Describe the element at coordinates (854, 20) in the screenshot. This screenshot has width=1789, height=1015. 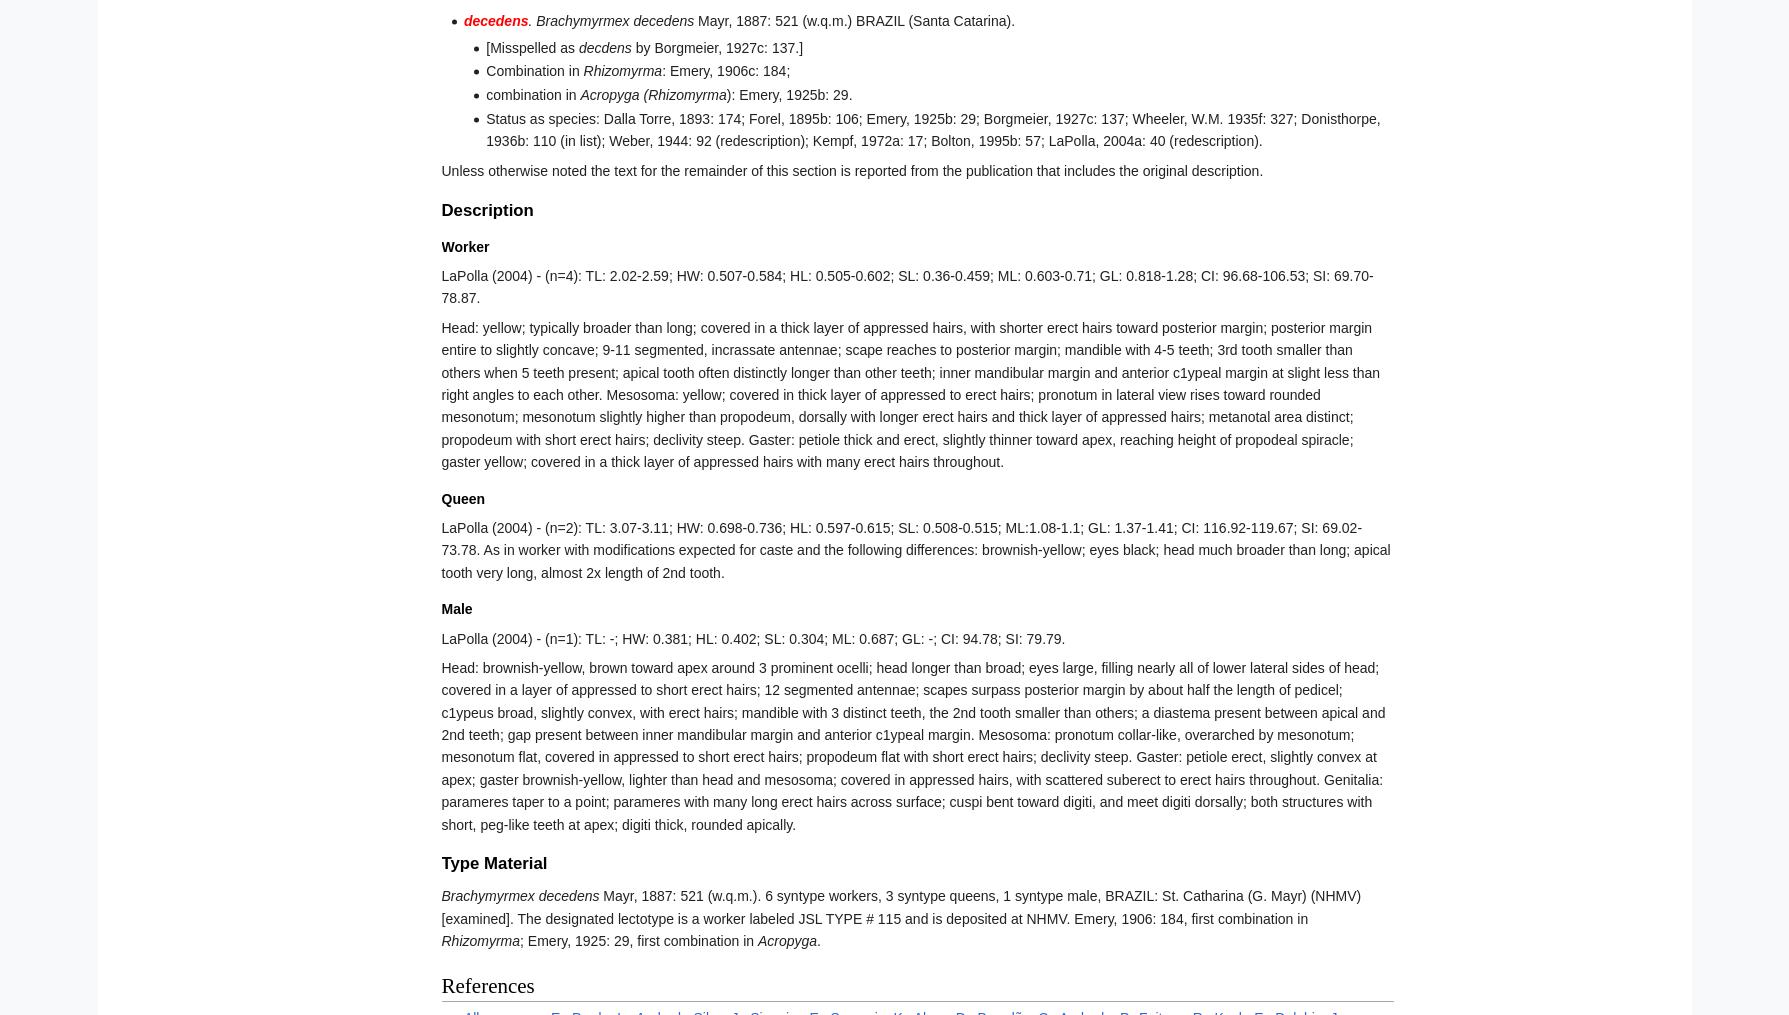
I see `'Mayr, 1887: 521 (w.q.m.) BRAZIL (Santa Catarina).'` at that location.